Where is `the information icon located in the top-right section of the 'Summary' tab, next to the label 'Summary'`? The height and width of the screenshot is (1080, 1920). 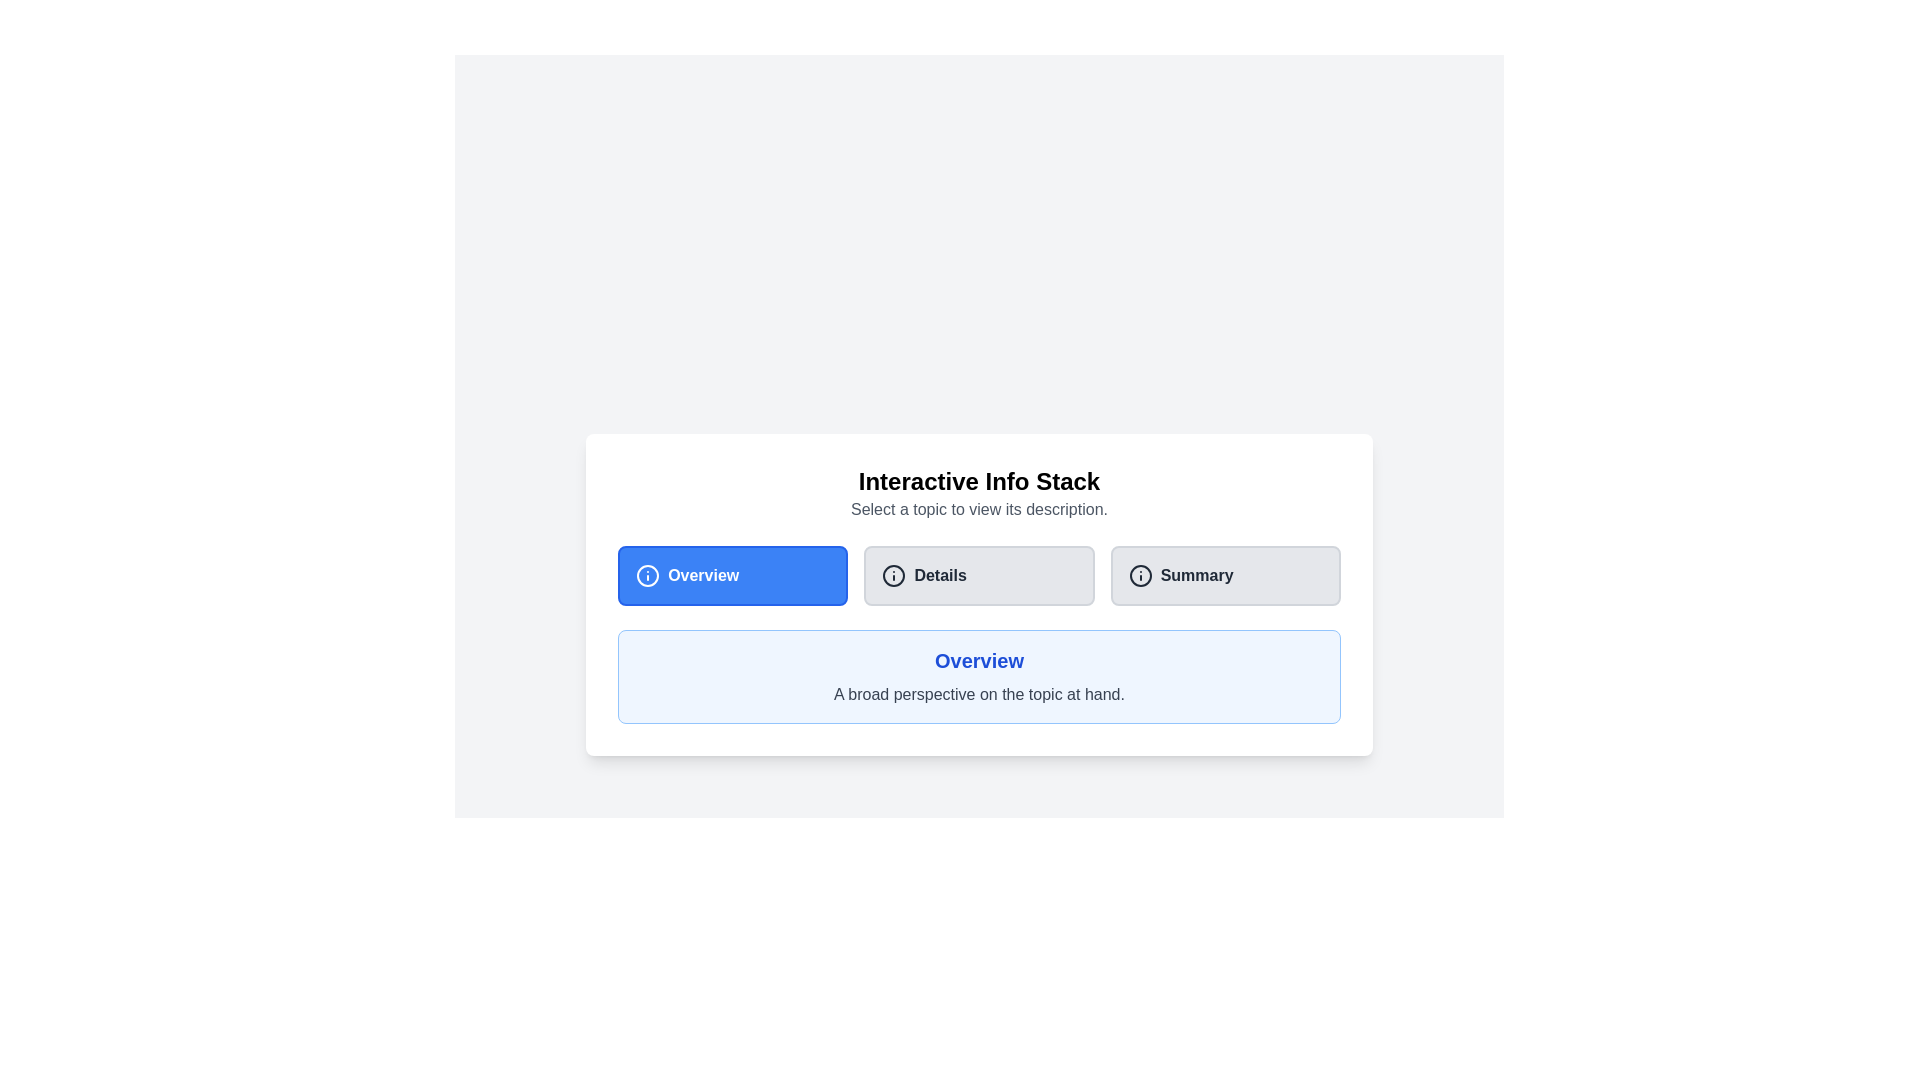 the information icon located in the top-right section of the 'Summary' tab, next to the label 'Summary' is located at coordinates (1140, 575).